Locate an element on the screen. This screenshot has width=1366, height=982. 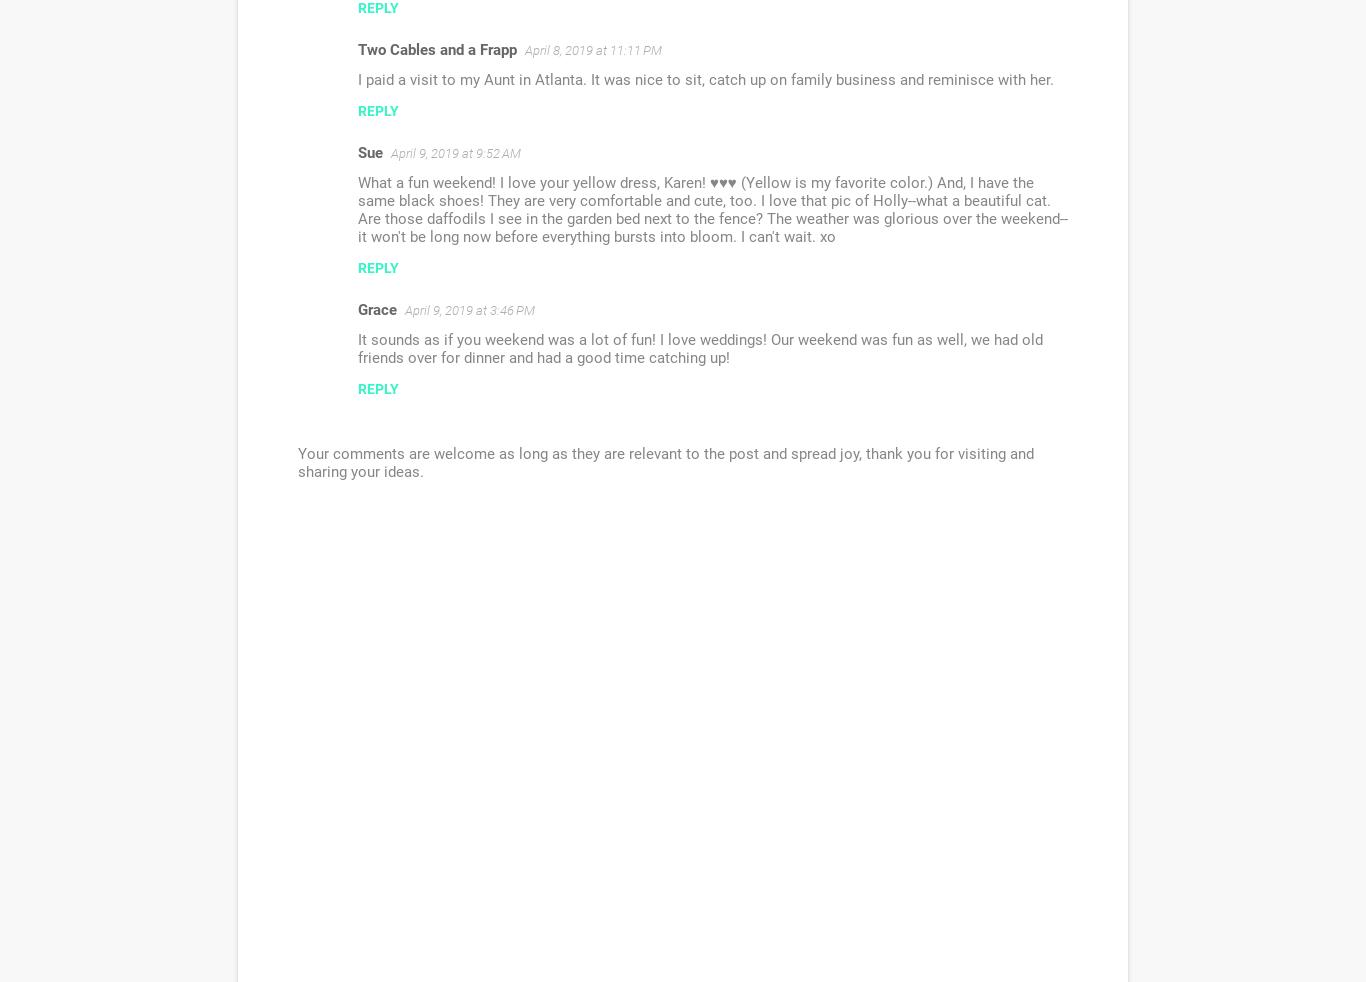
'Grace' is located at coordinates (376, 310).